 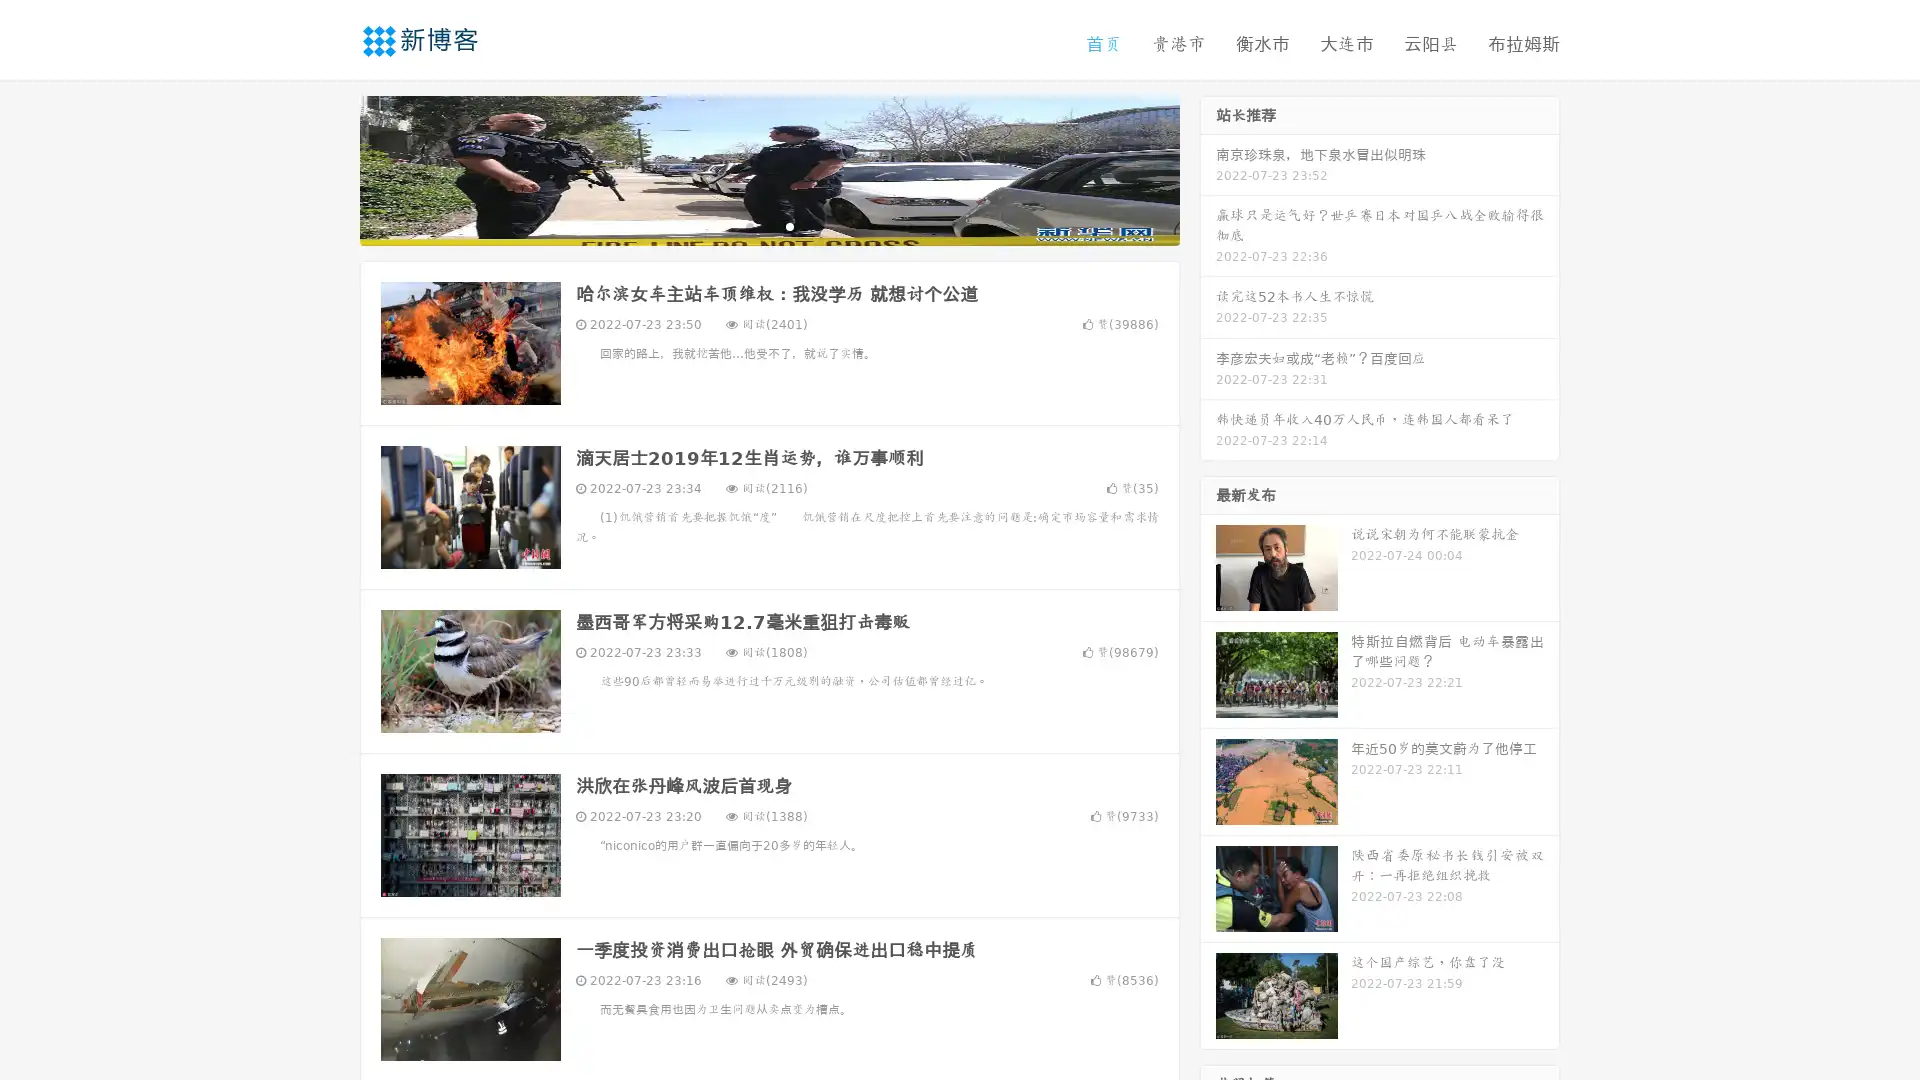 What do you see at coordinates (789, 225) in the screenshot?
I see `Go to slide 3` at bounding box center [789, 225].